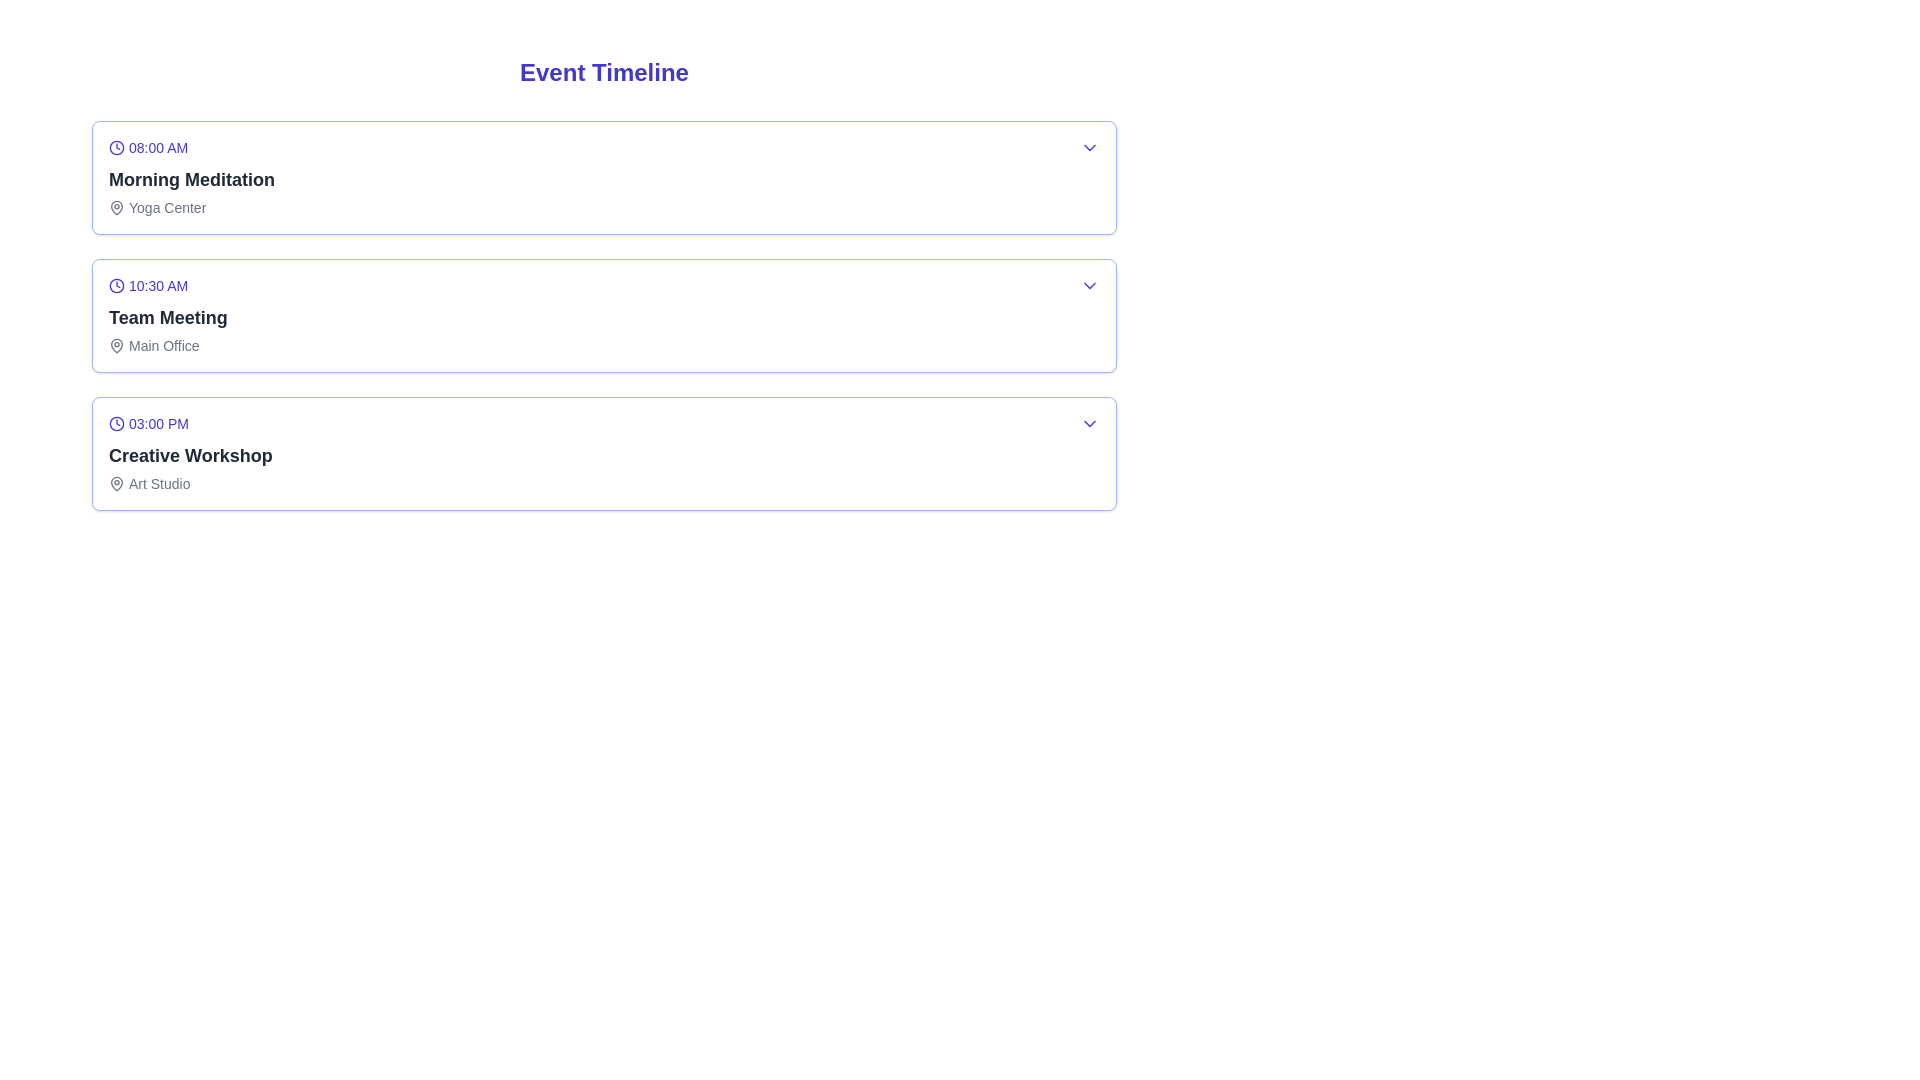  I want to click on the circular clock icon with a hollow center design and a thin blue outline located to the left of the time text '03:00 PM' in the event timeline, so click(115, 423).